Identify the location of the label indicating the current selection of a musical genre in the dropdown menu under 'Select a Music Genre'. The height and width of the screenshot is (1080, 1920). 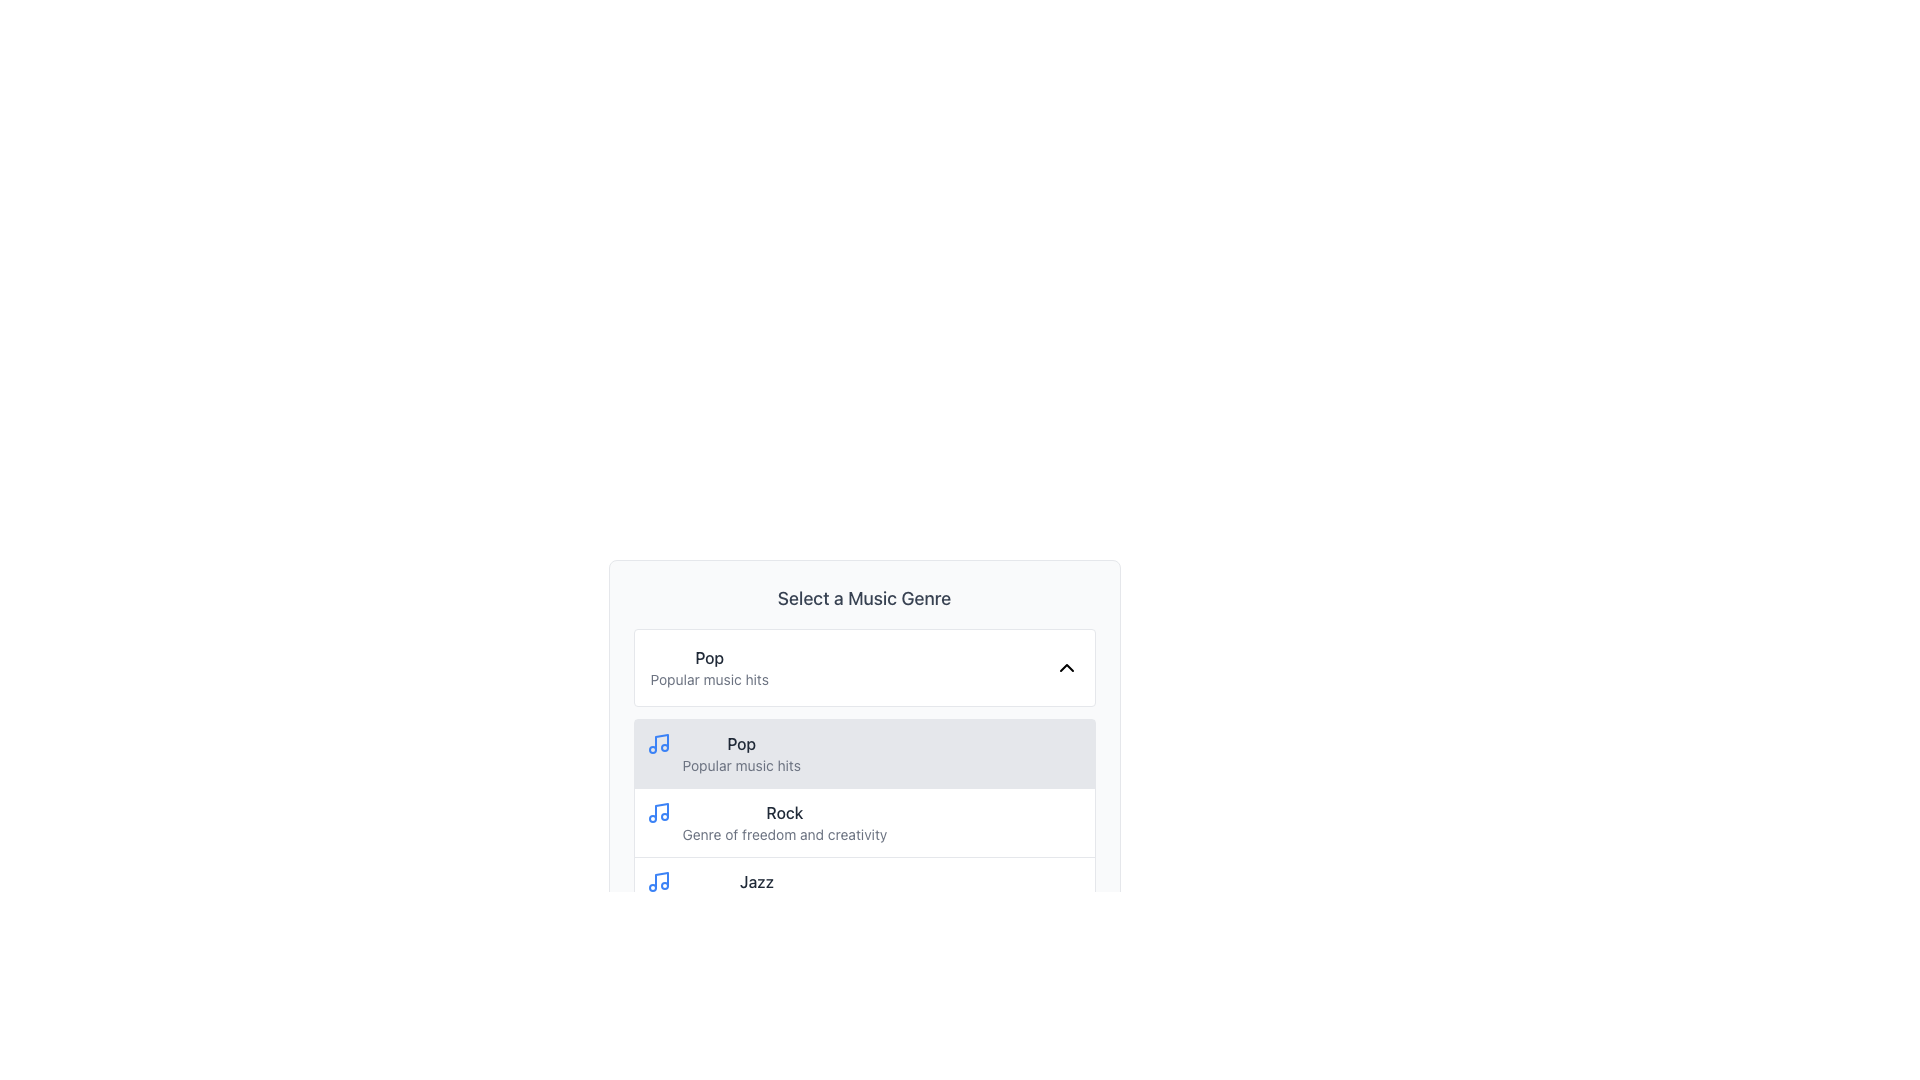
(709, 658).